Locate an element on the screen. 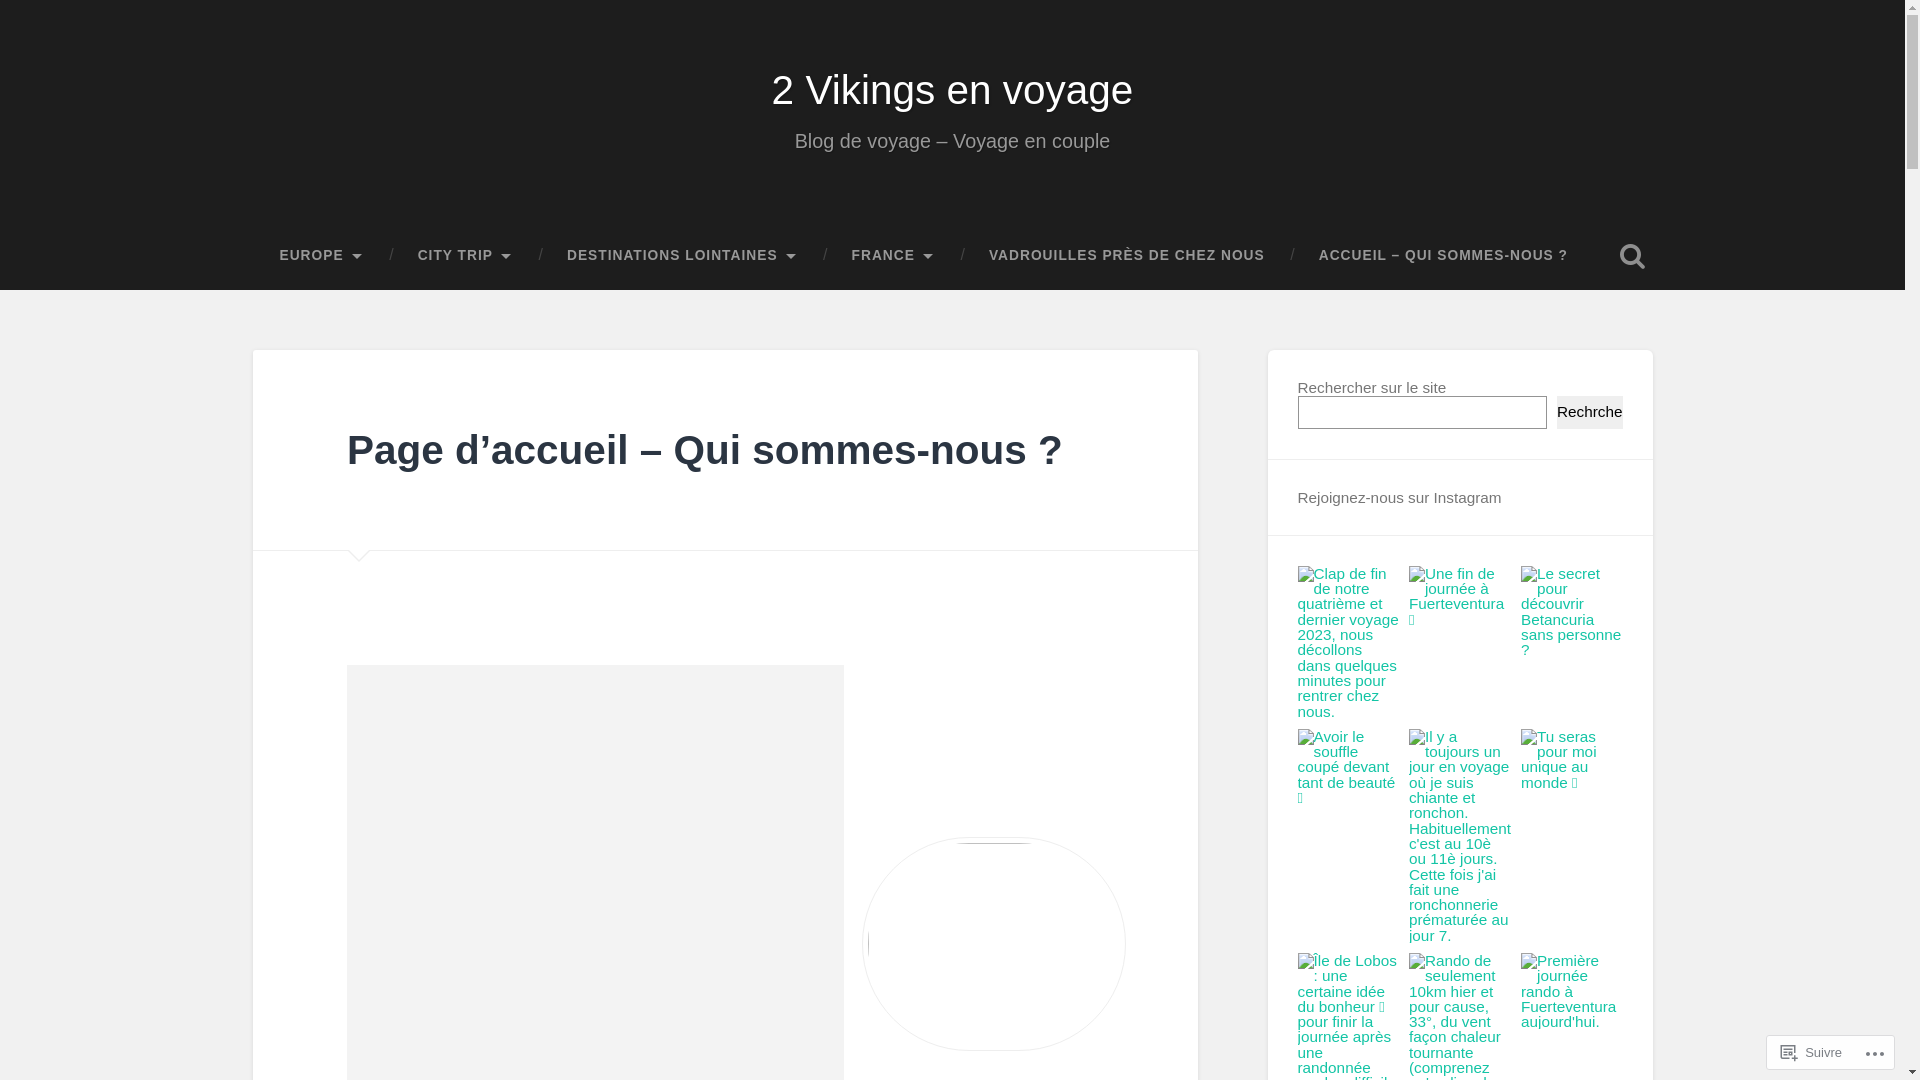 Image resolution: width=1920 pixels, height=1080 pixels. 'Suivre' is located at coordinates (1772, 1051).